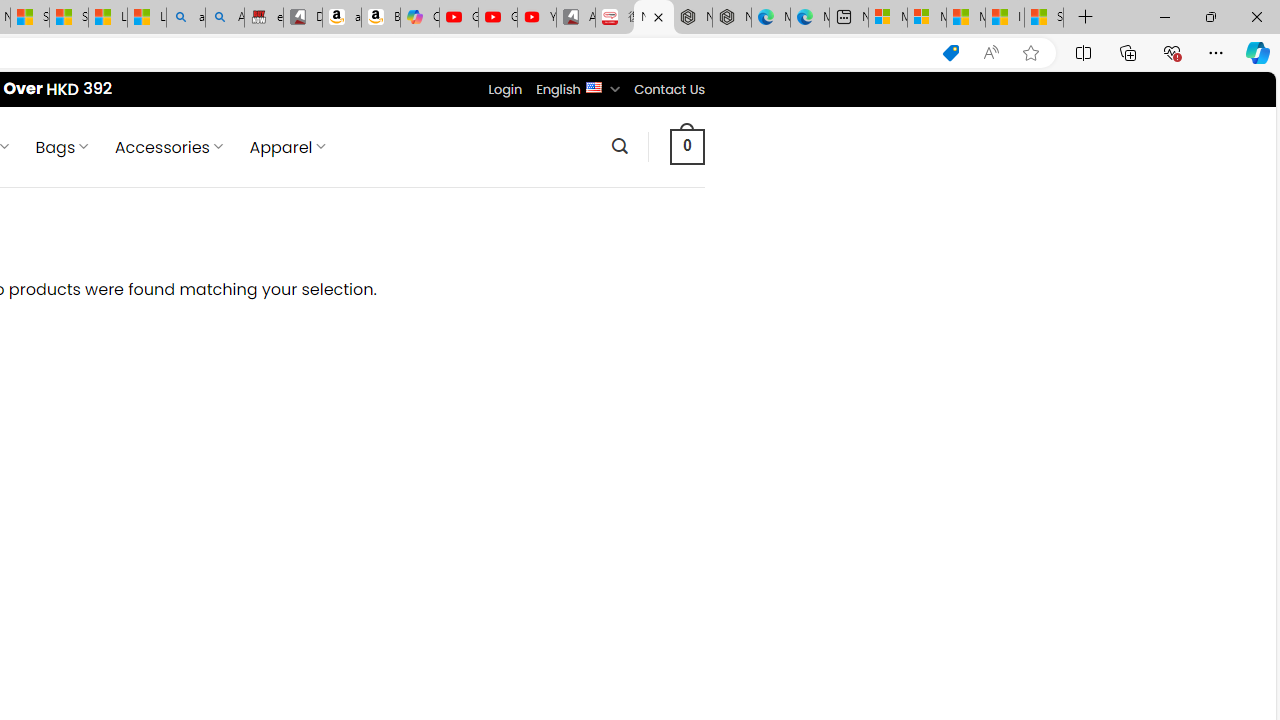  I want to click on 'This site has coupons! Shopping in Microsoft Edge', so click(950, 52).